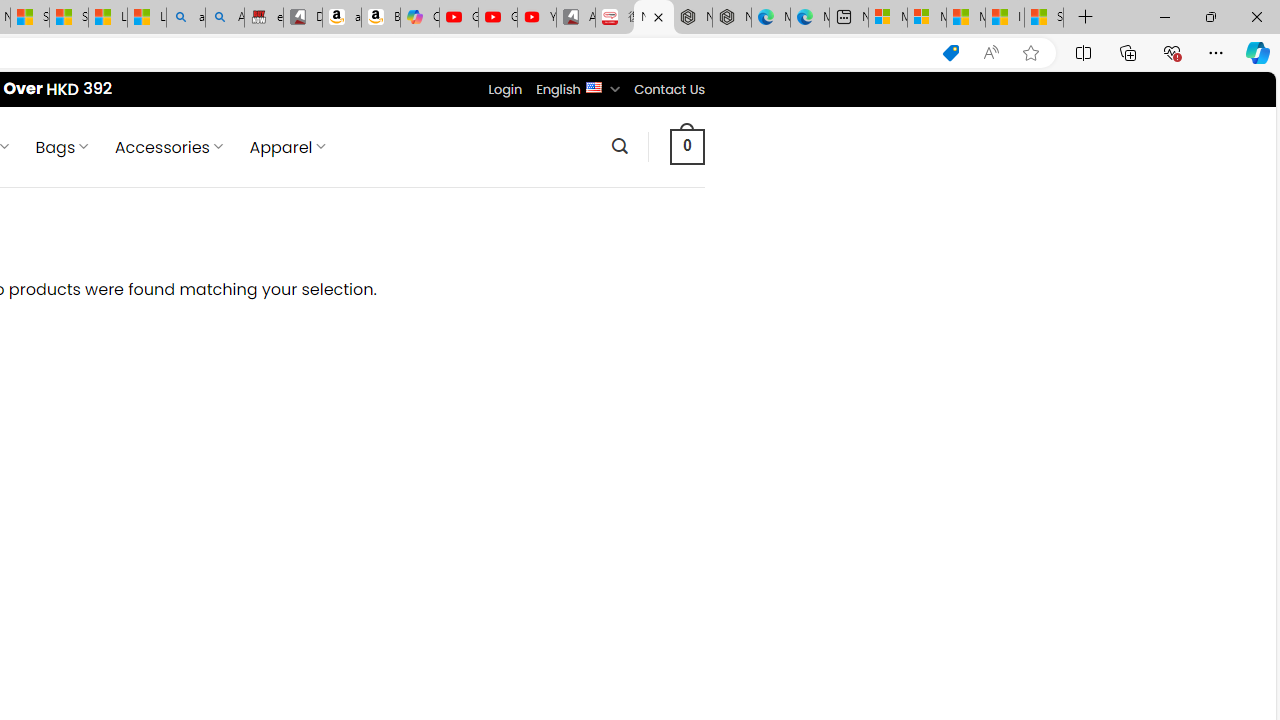  I want to click on 'This site has coupons! Shopping in Microsoft Edge', so click(950, 52).